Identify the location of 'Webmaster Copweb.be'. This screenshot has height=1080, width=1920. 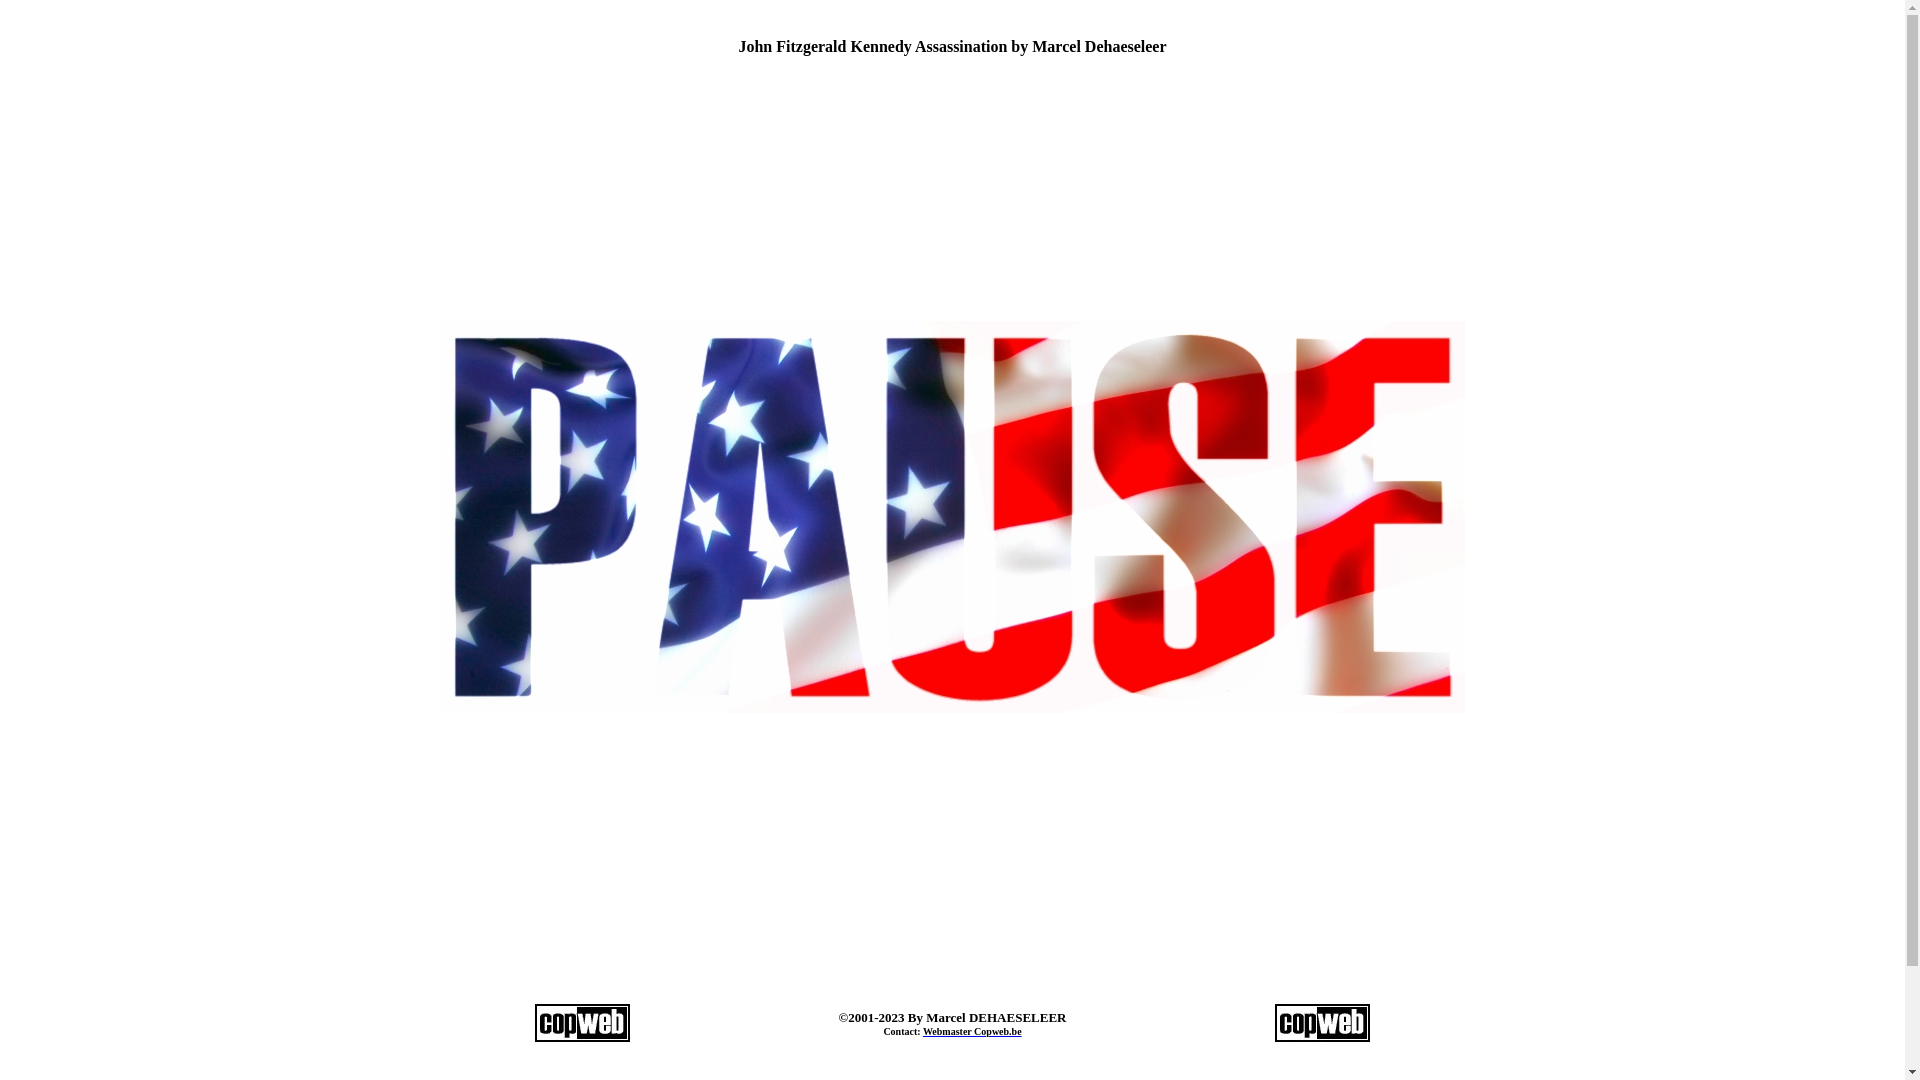
(972, 1031).